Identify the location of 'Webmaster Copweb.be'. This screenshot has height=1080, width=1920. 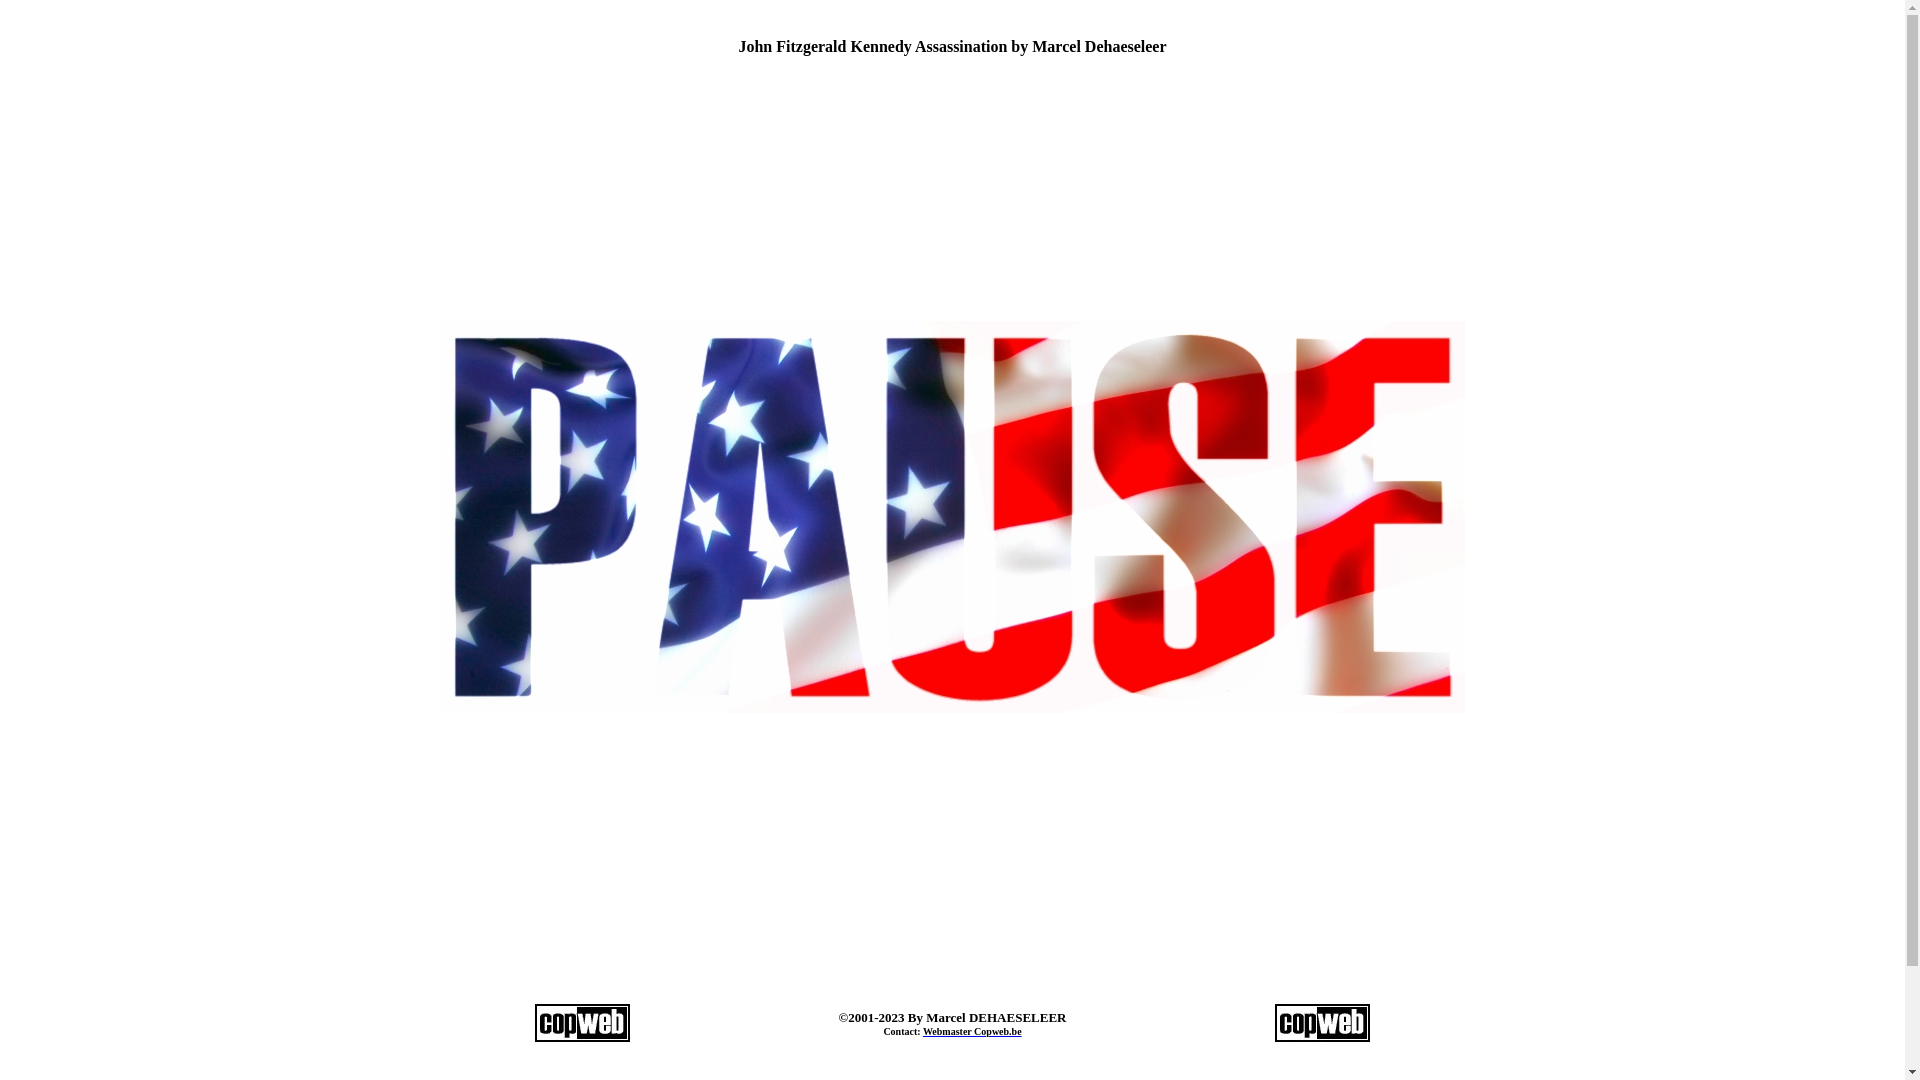
(972, 1031).